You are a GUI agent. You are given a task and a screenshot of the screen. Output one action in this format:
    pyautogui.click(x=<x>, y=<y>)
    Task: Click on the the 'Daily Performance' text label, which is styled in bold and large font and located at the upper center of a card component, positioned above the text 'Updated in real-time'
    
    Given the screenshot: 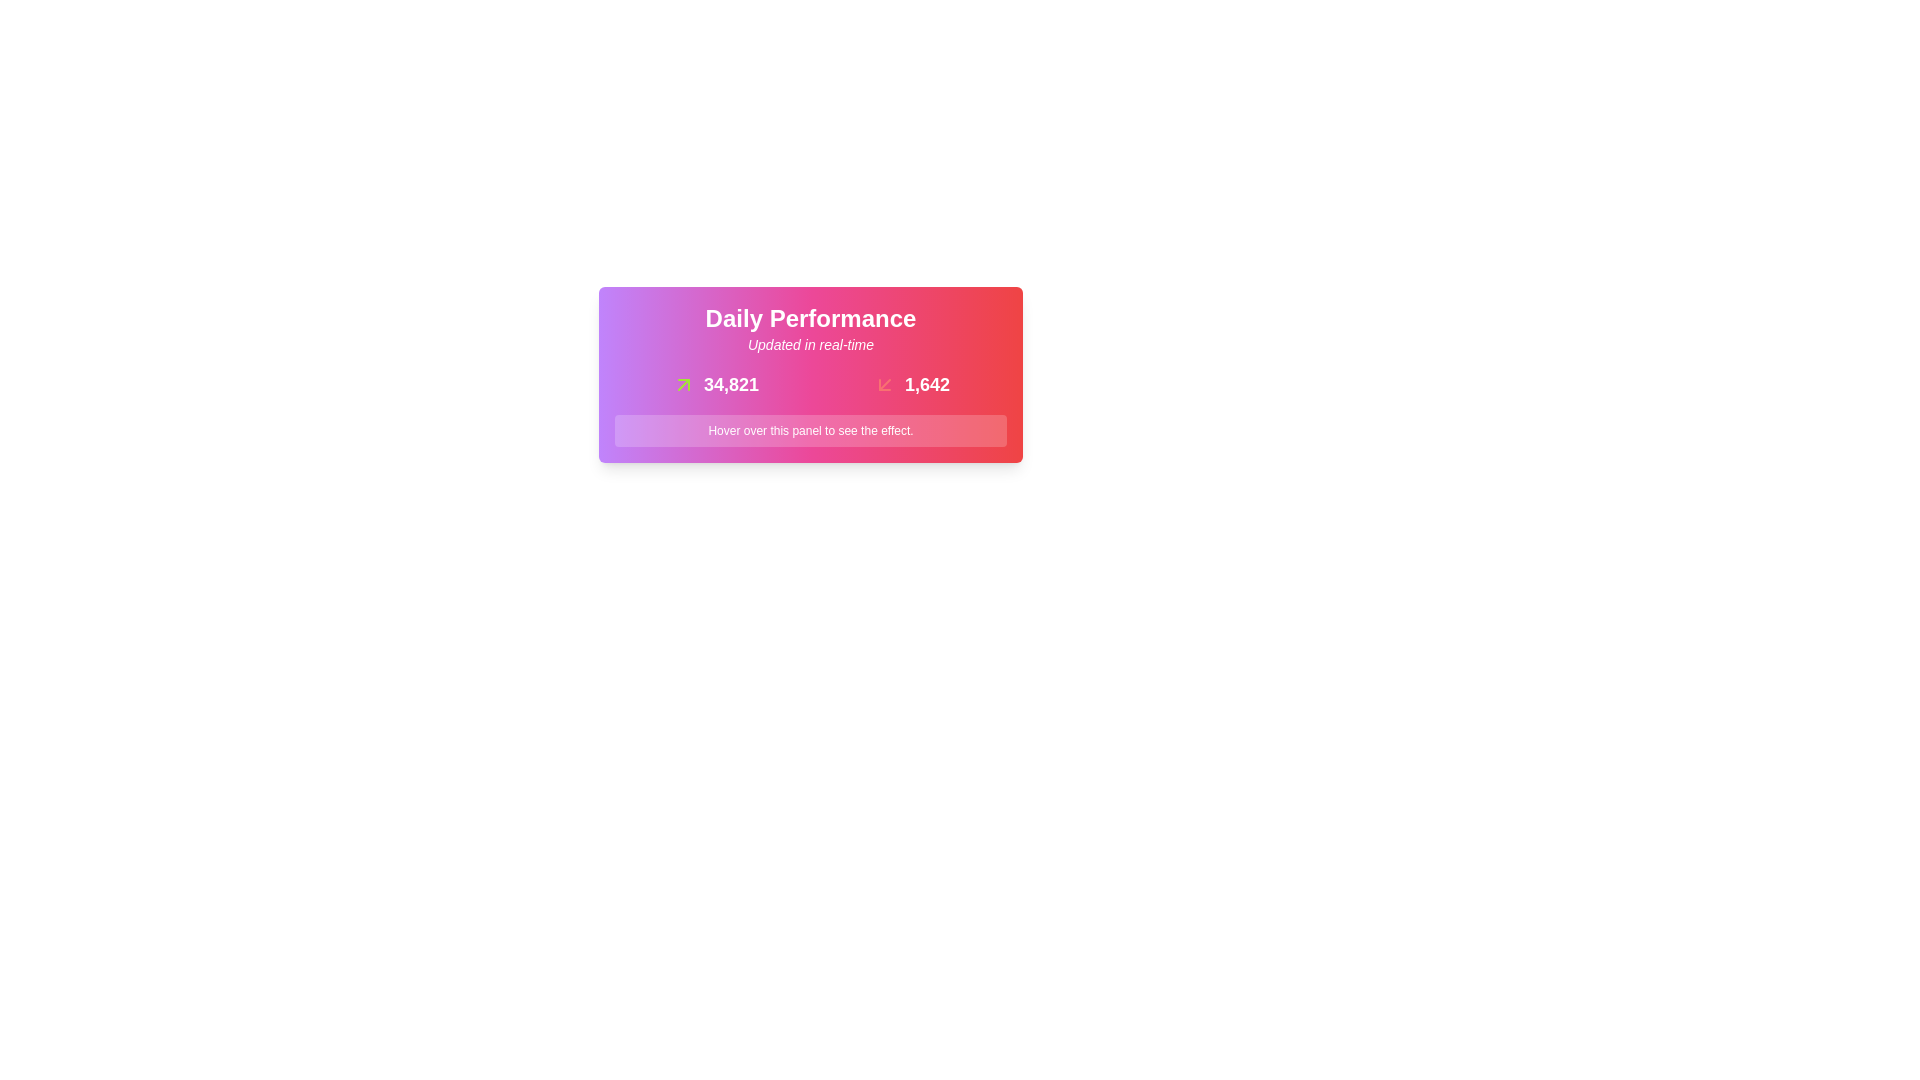 What is the action you would take?
    pyautogui.click(x=811, y=318)
    